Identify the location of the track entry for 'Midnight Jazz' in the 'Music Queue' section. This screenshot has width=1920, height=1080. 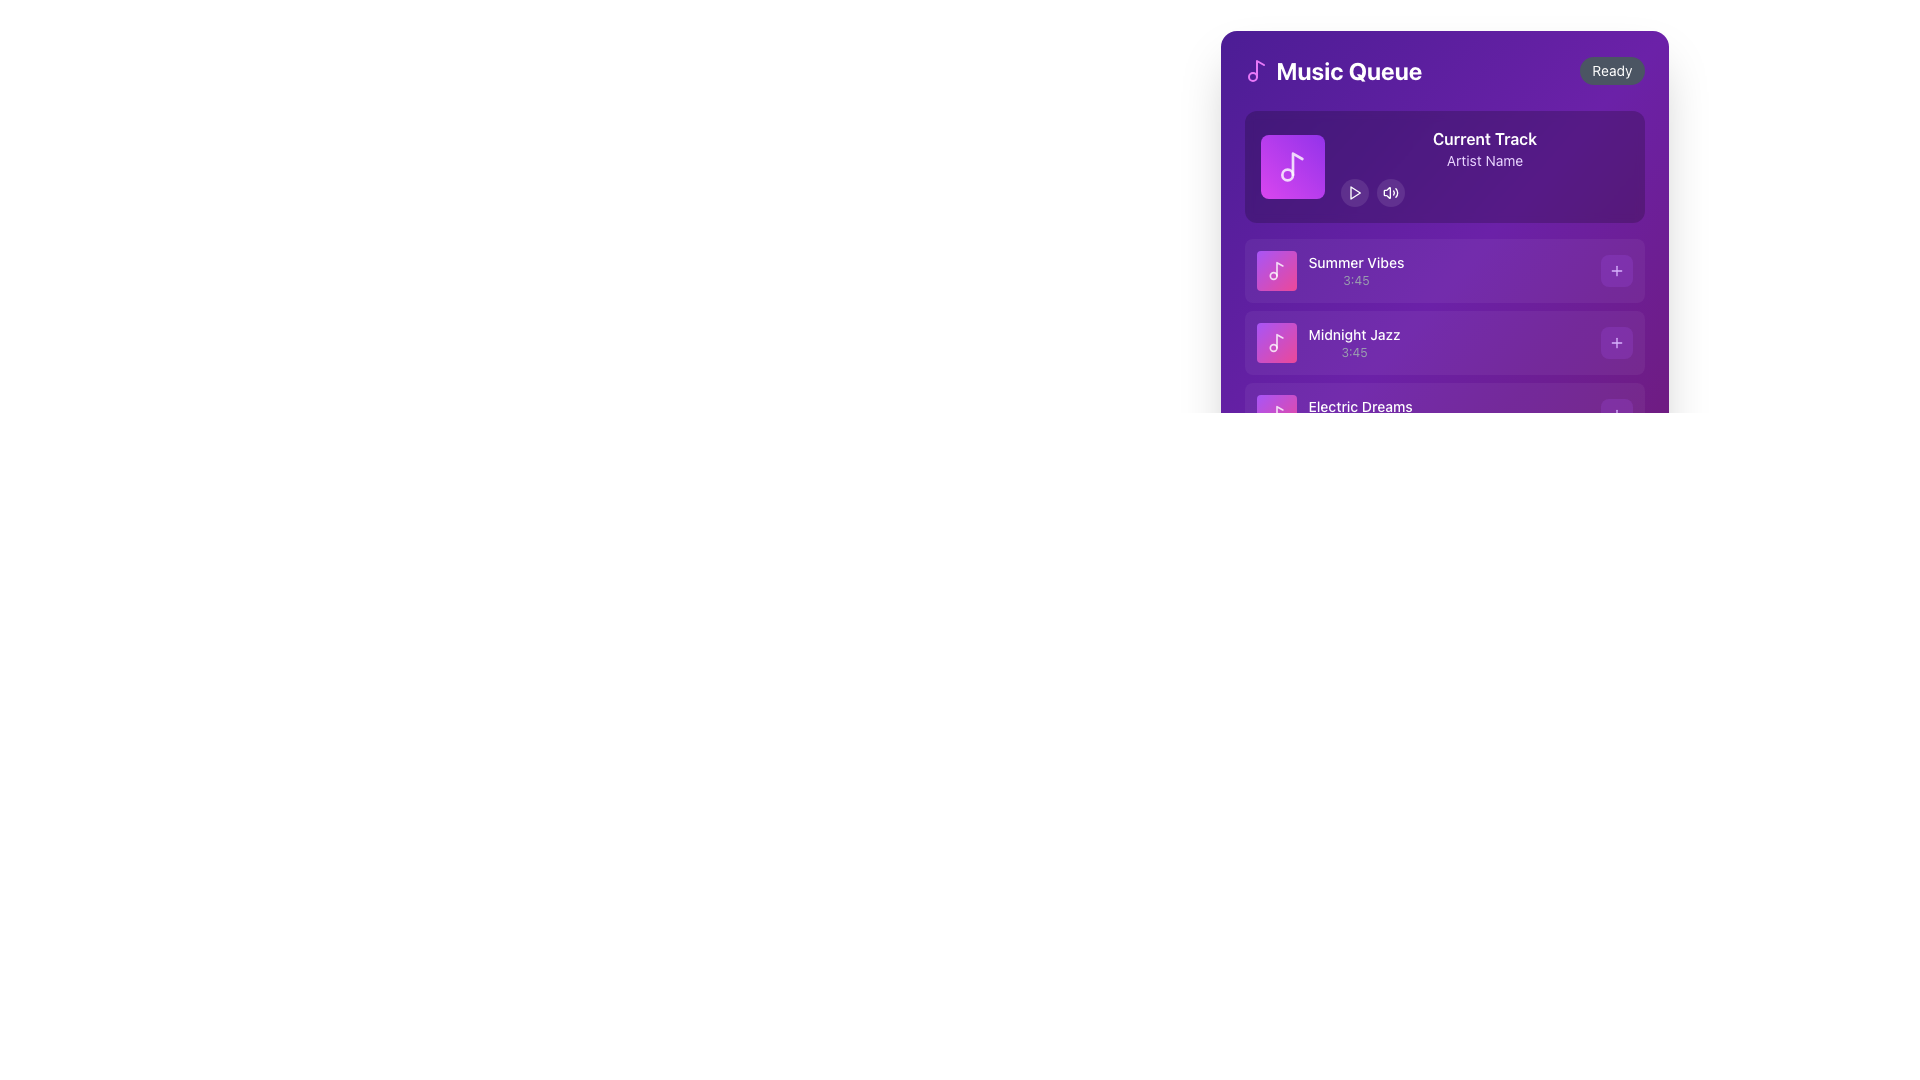
(1444, 342).